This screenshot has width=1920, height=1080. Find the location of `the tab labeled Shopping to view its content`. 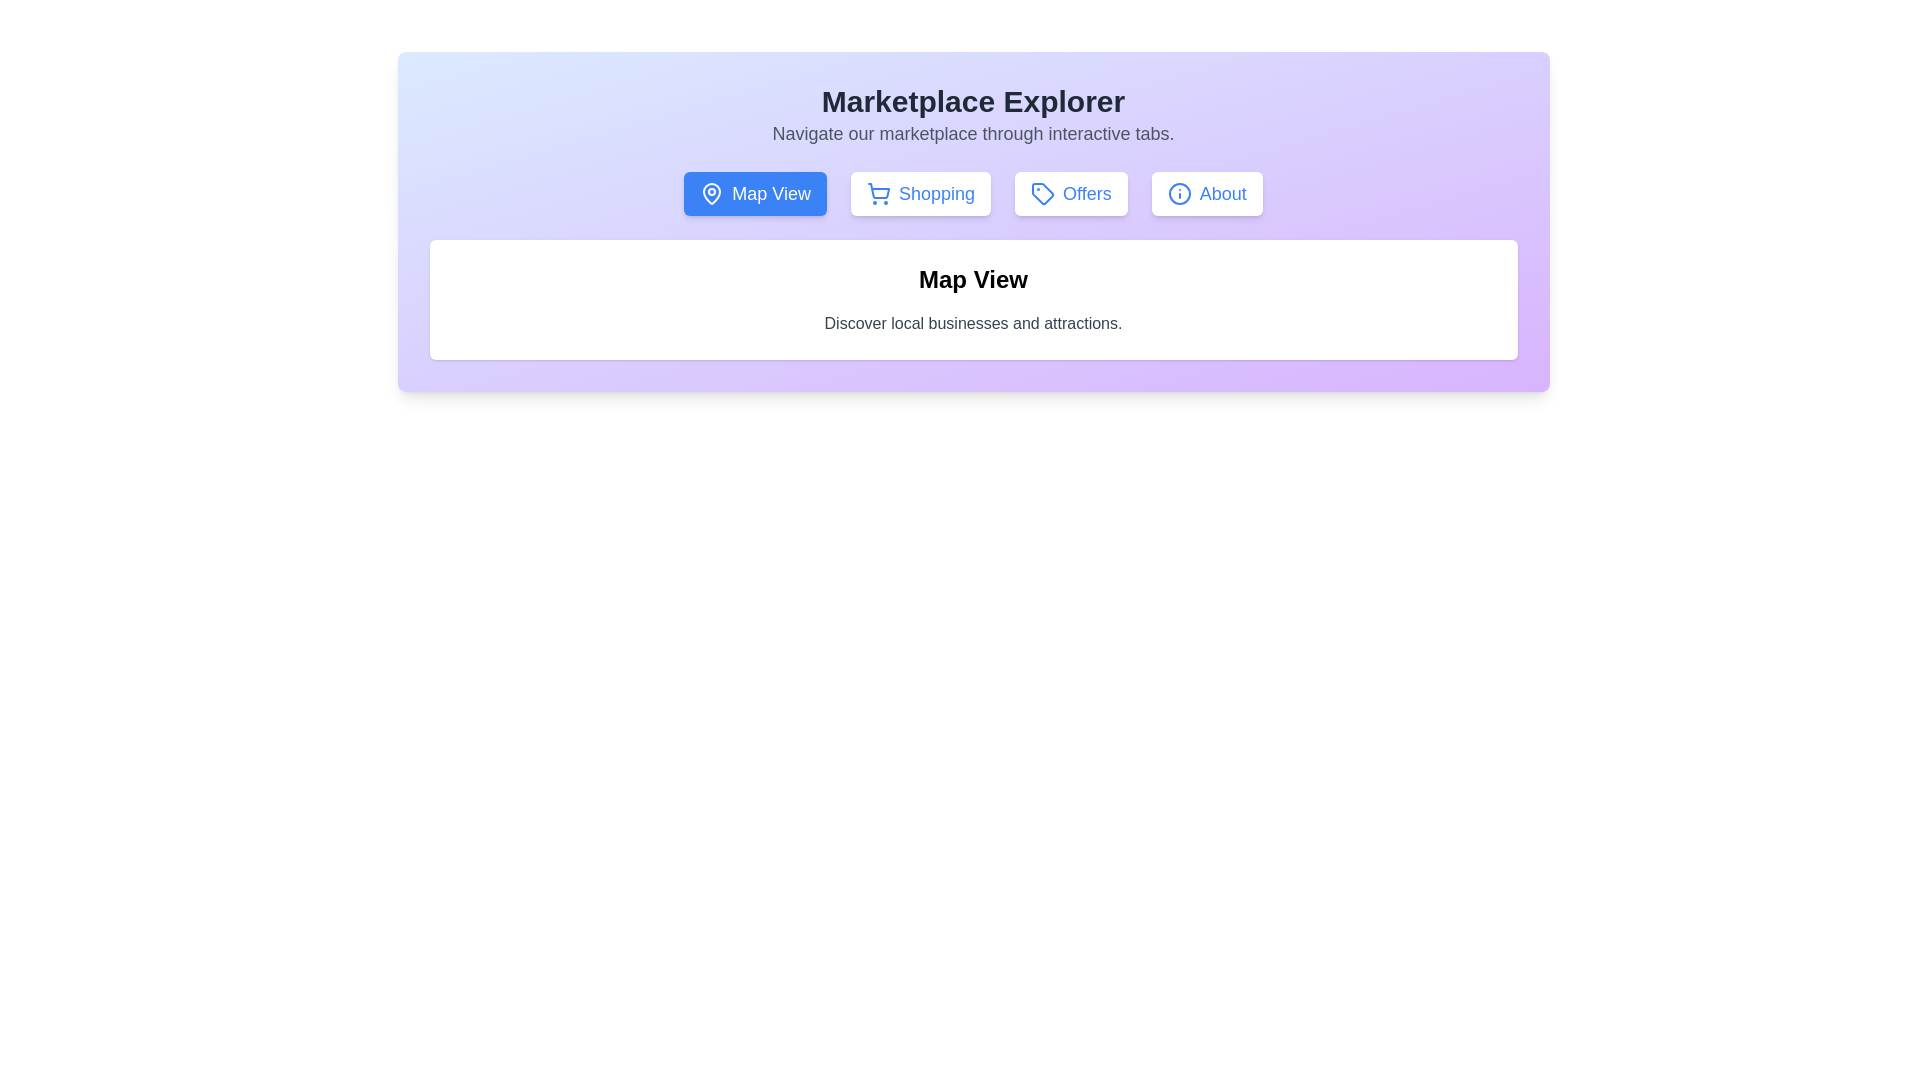

the tab labeled Shopping to view its content is located at coordinates (920, 193).